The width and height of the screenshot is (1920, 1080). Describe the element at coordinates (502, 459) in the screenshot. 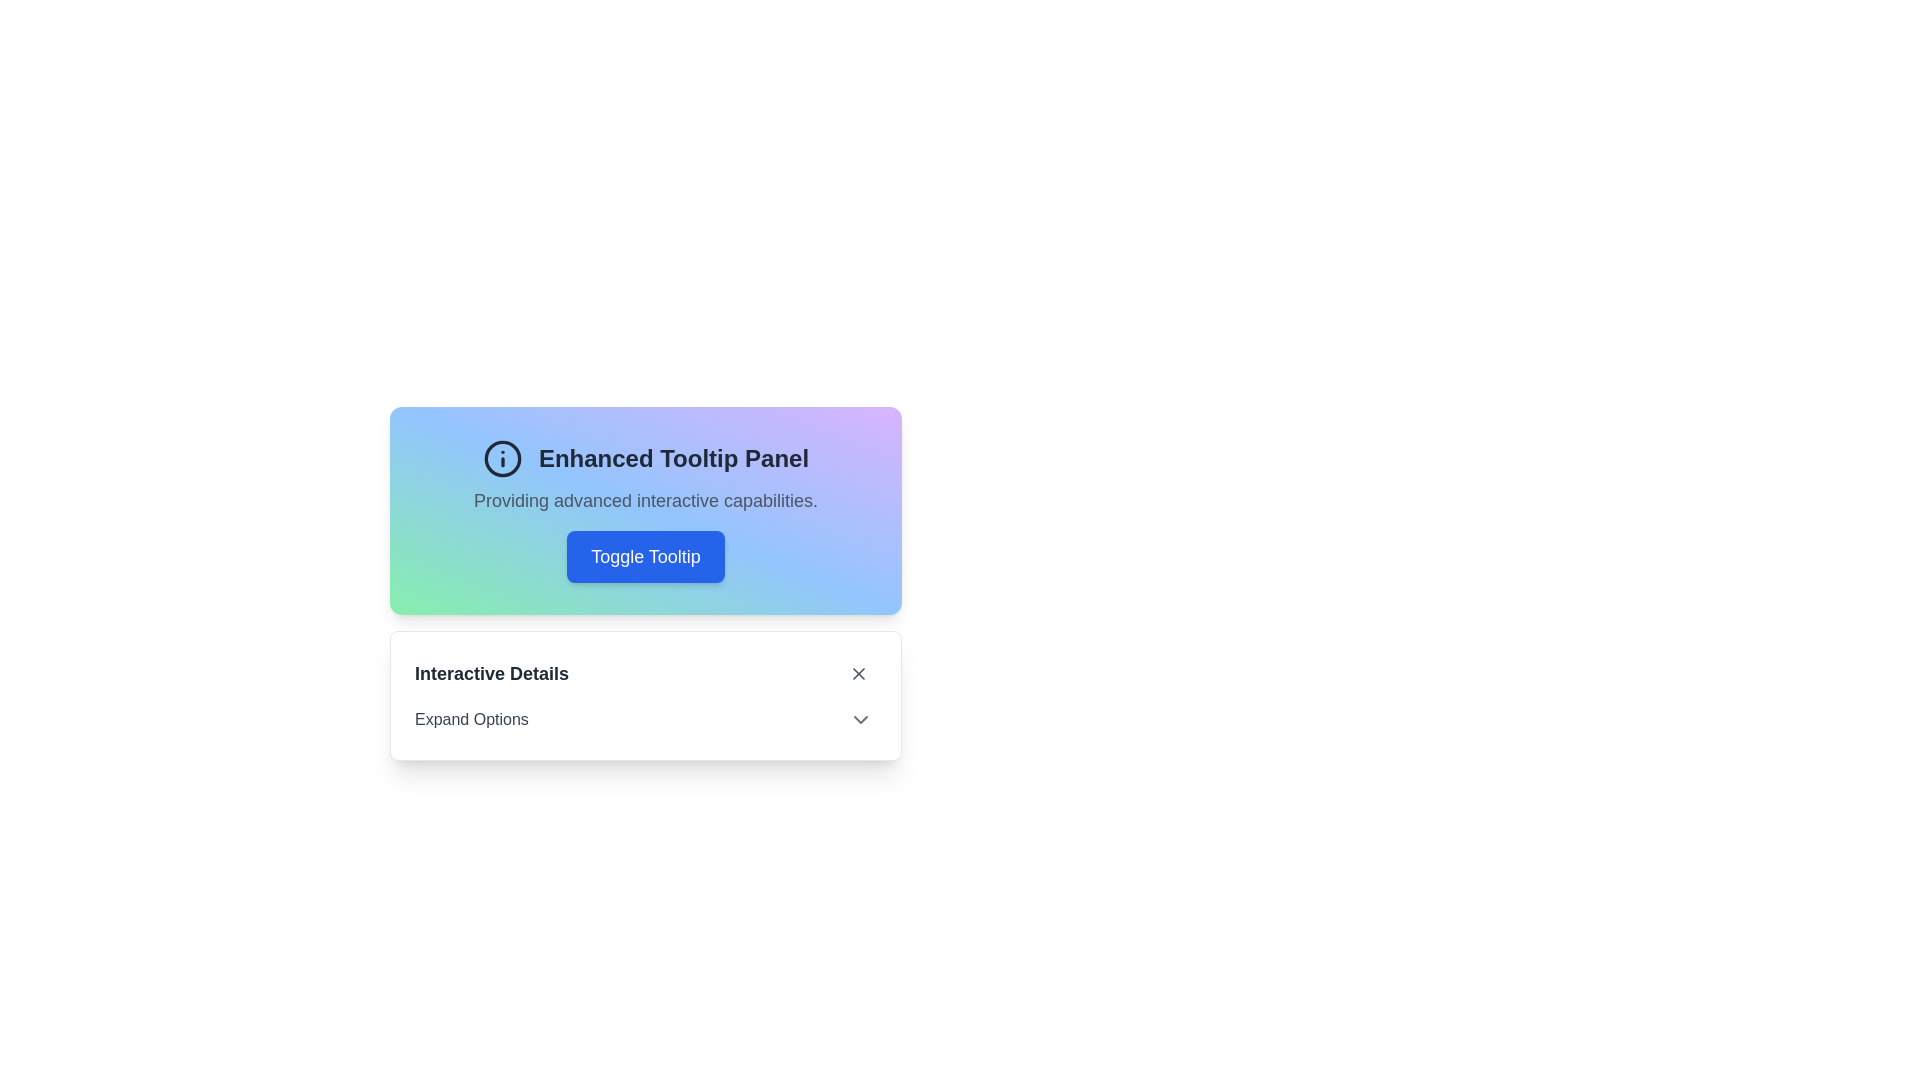

I see `the icon depicting a circled 'i' for information, which is styled with a gray tint and located within the 'Enhanced Tooltip Panel' to the left of the title text` at that location.